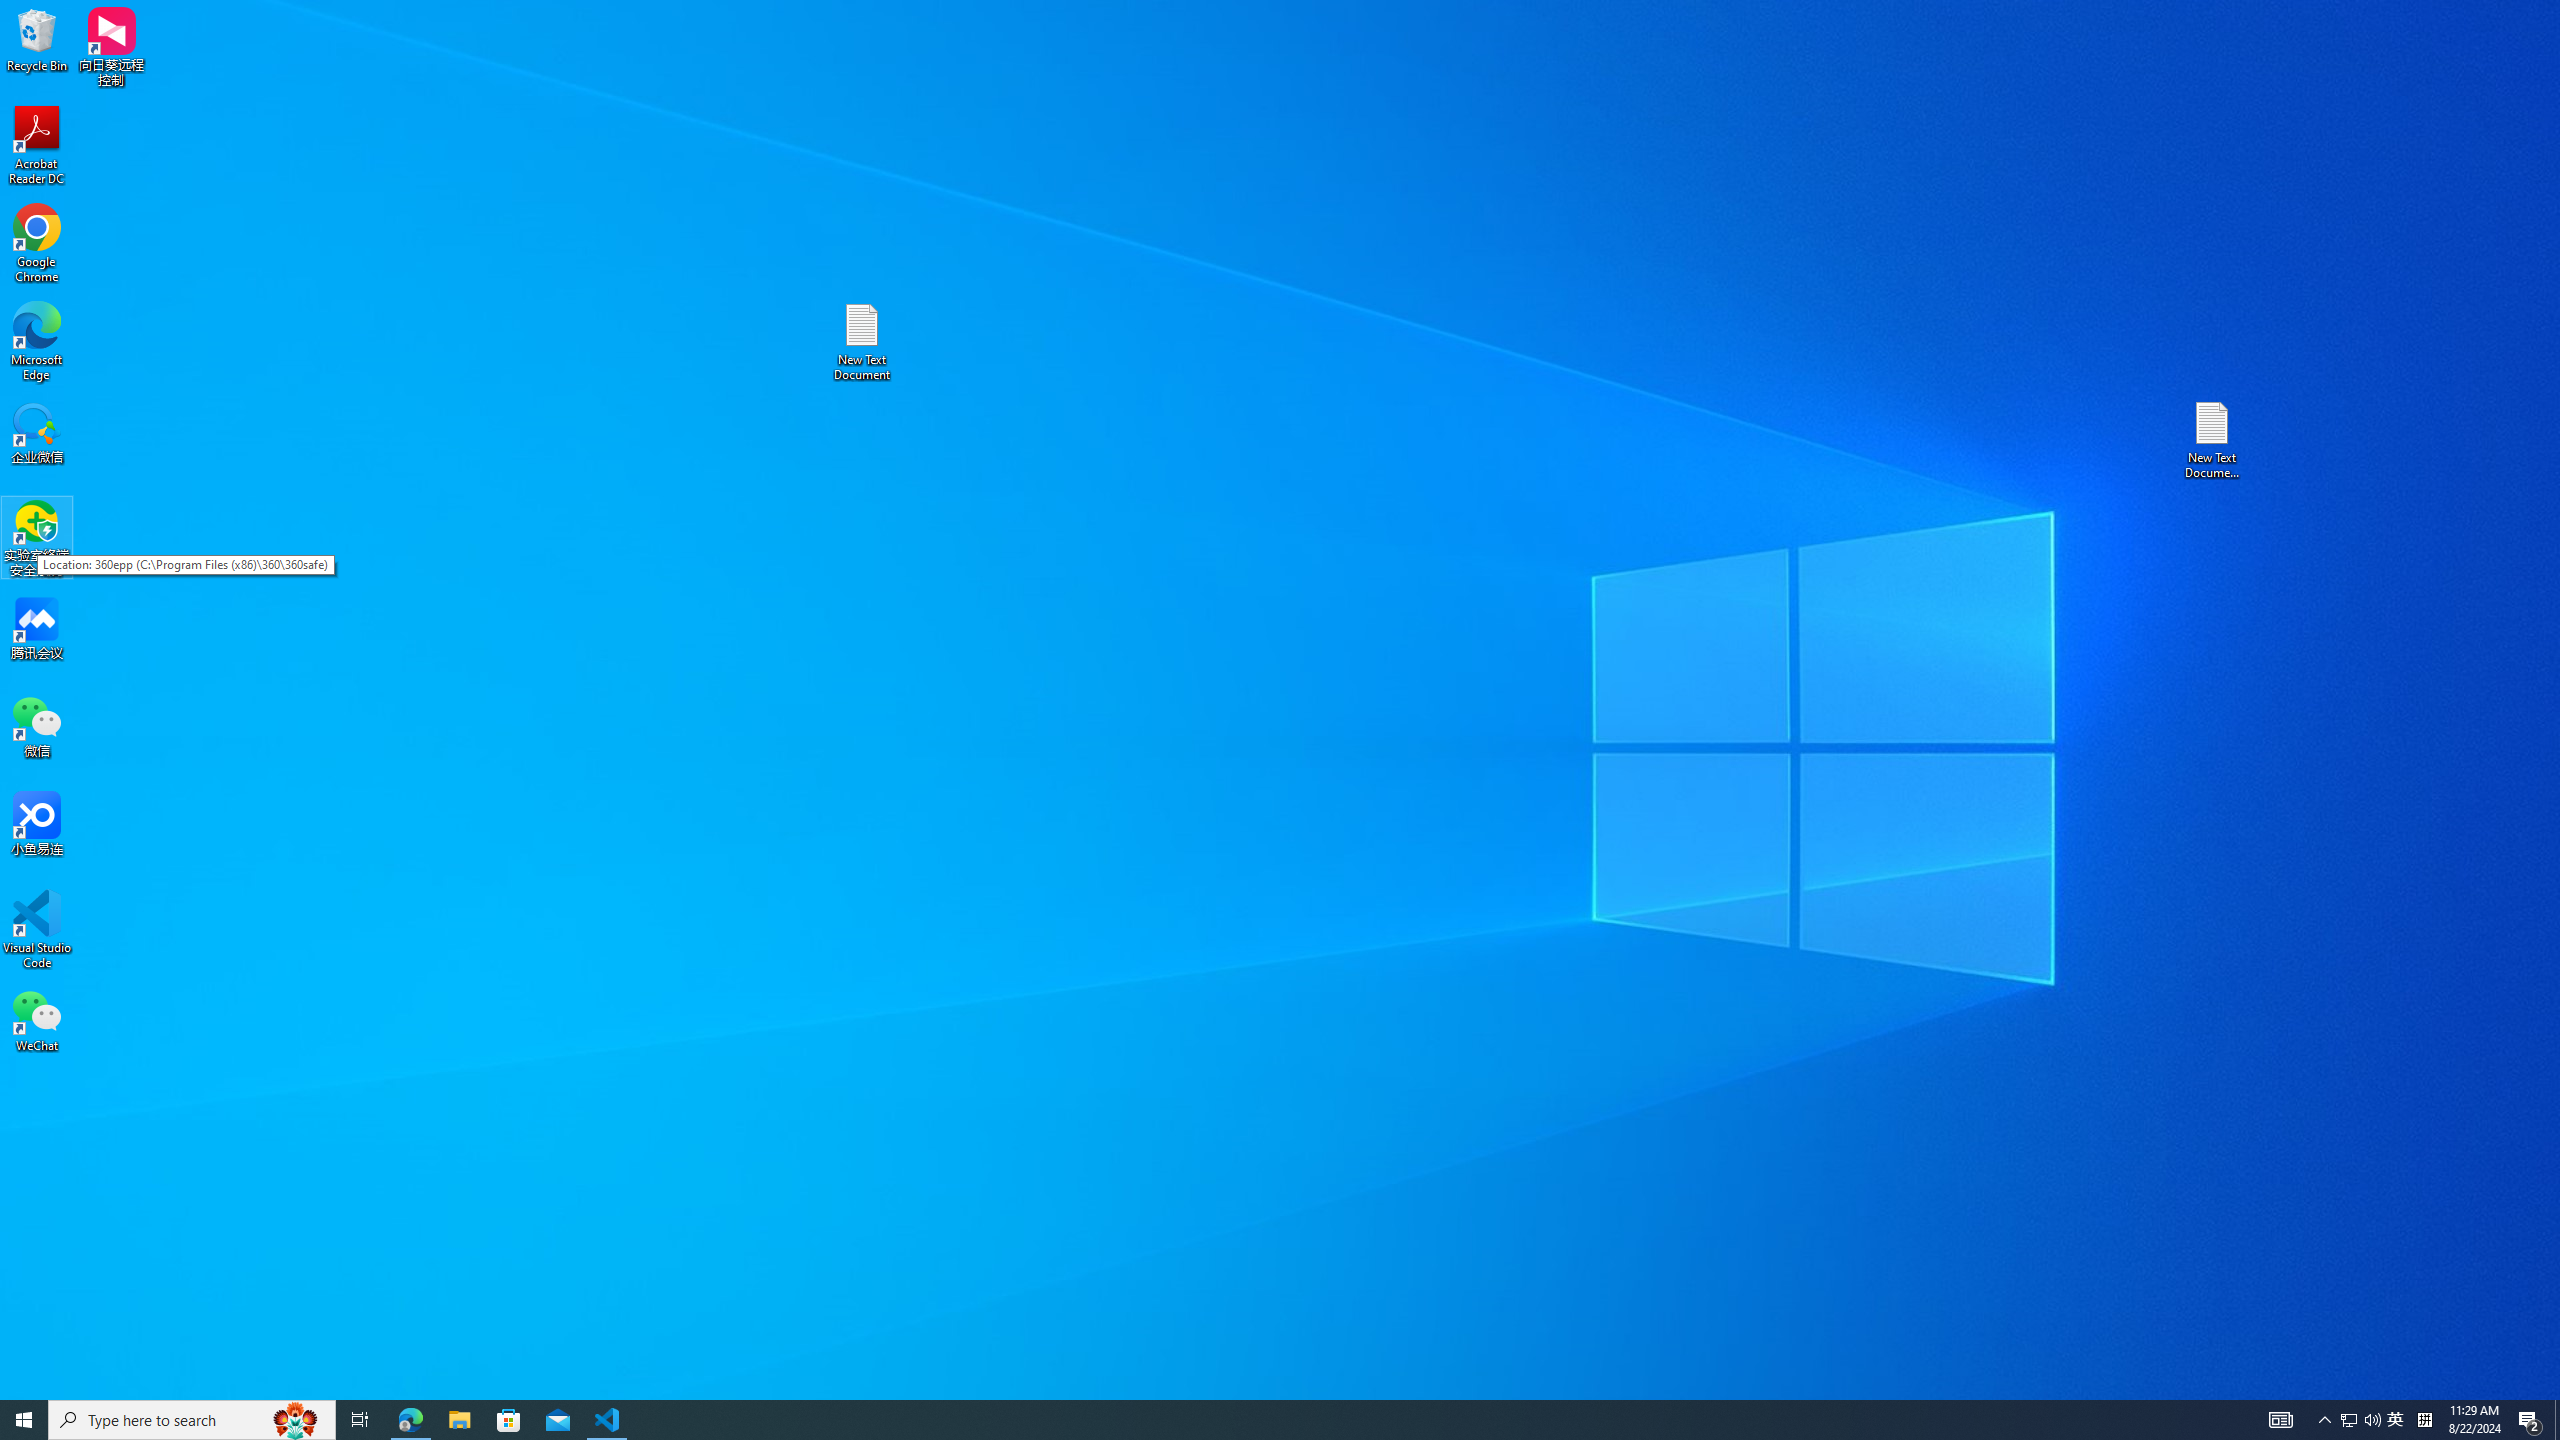 Image resolution: width=2560 pixels, height=1440 pixels. Describe the element at coordinates (36, 145) in the screenshot. I see `'Acrobat Reader DC'` at that location.